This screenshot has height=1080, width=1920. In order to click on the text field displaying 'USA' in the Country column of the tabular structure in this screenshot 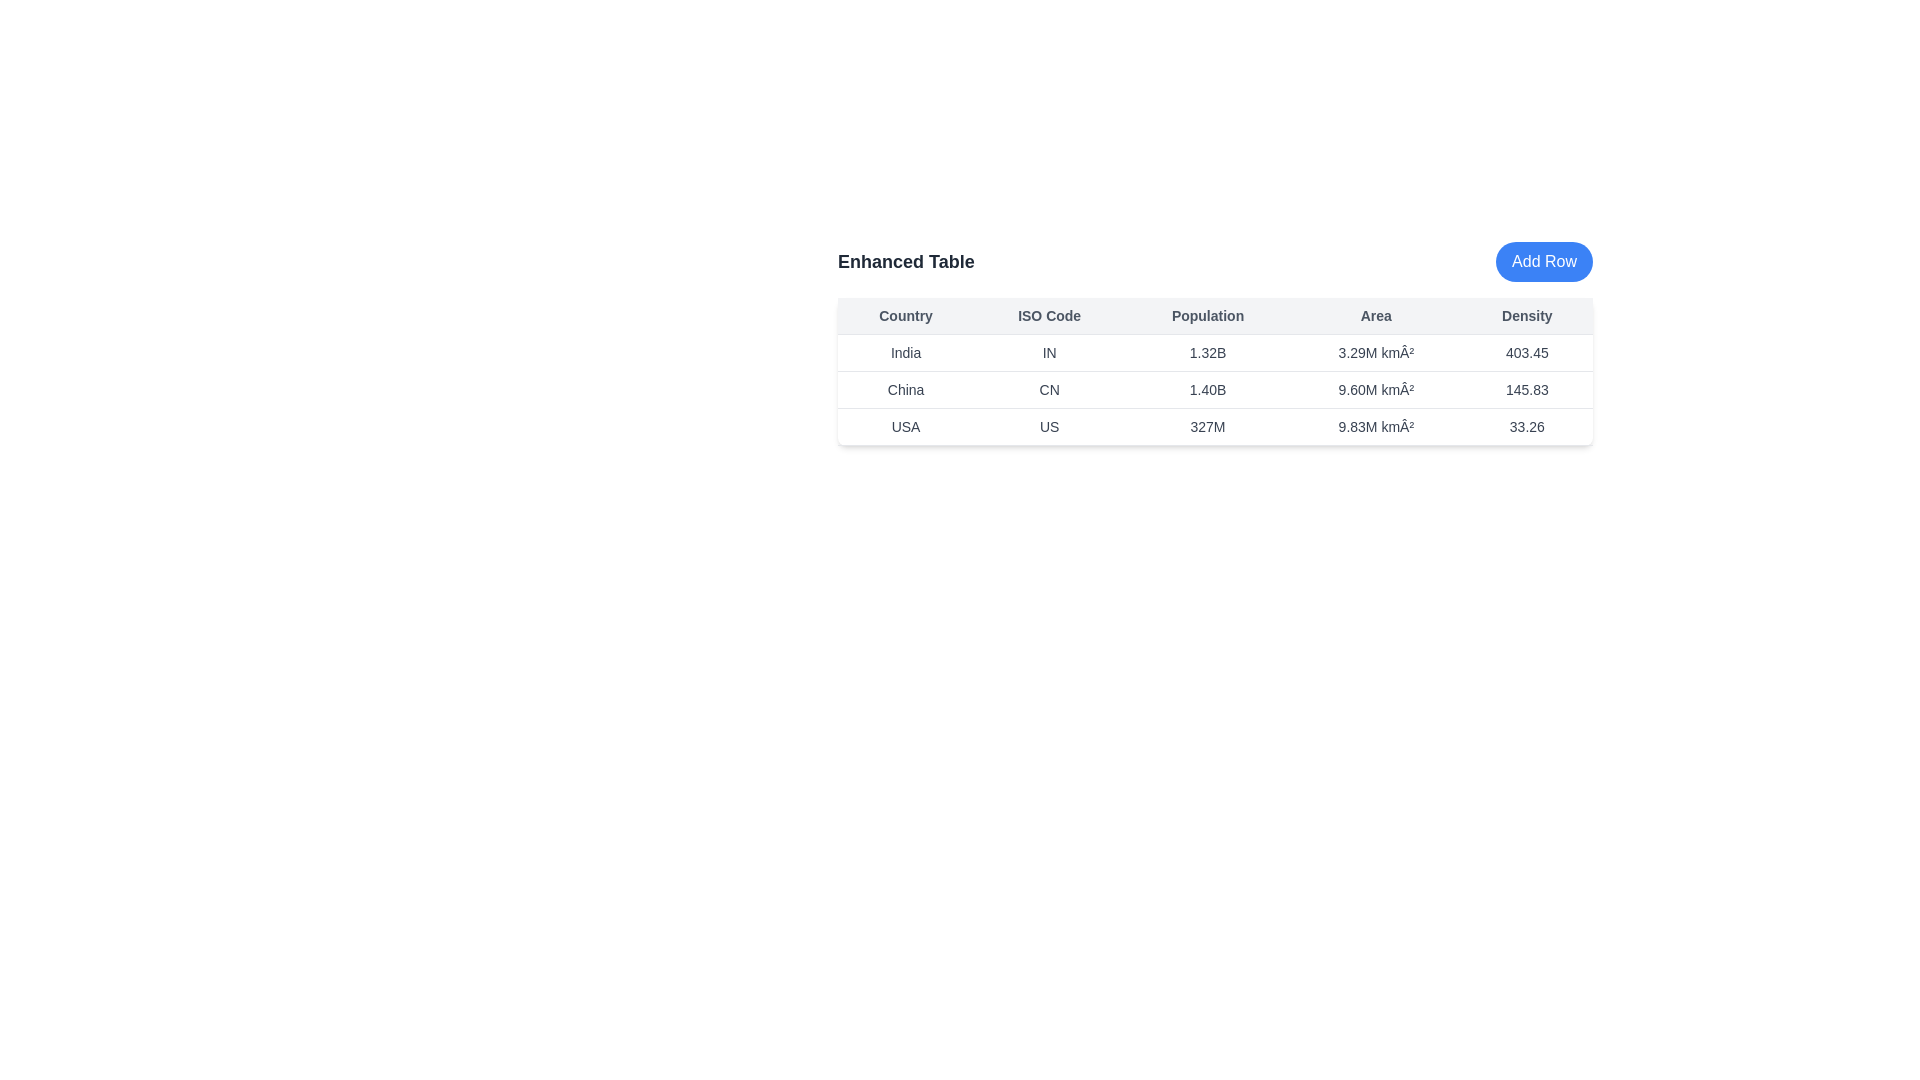, I will do `click(905, 426)`.